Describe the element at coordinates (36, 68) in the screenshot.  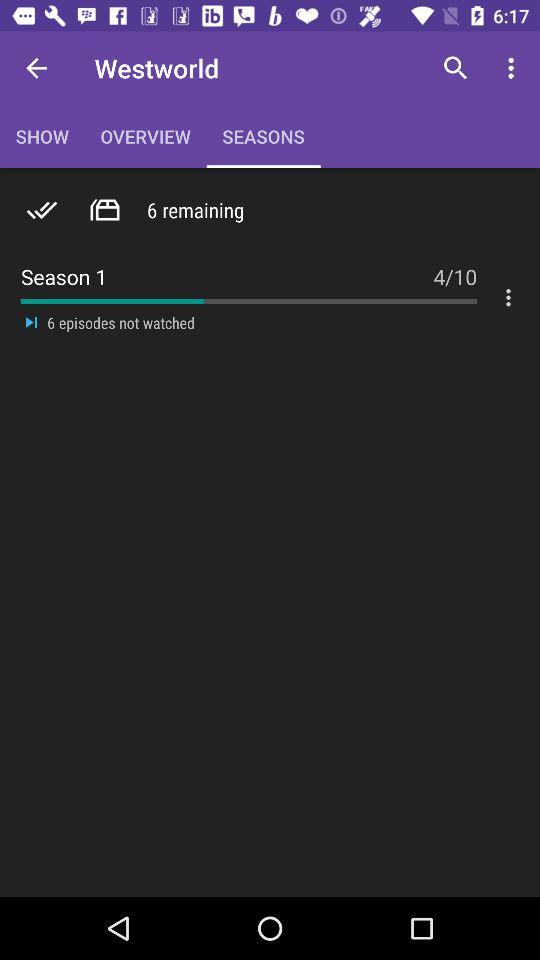
I see `item to the left of the overview item` at that location.